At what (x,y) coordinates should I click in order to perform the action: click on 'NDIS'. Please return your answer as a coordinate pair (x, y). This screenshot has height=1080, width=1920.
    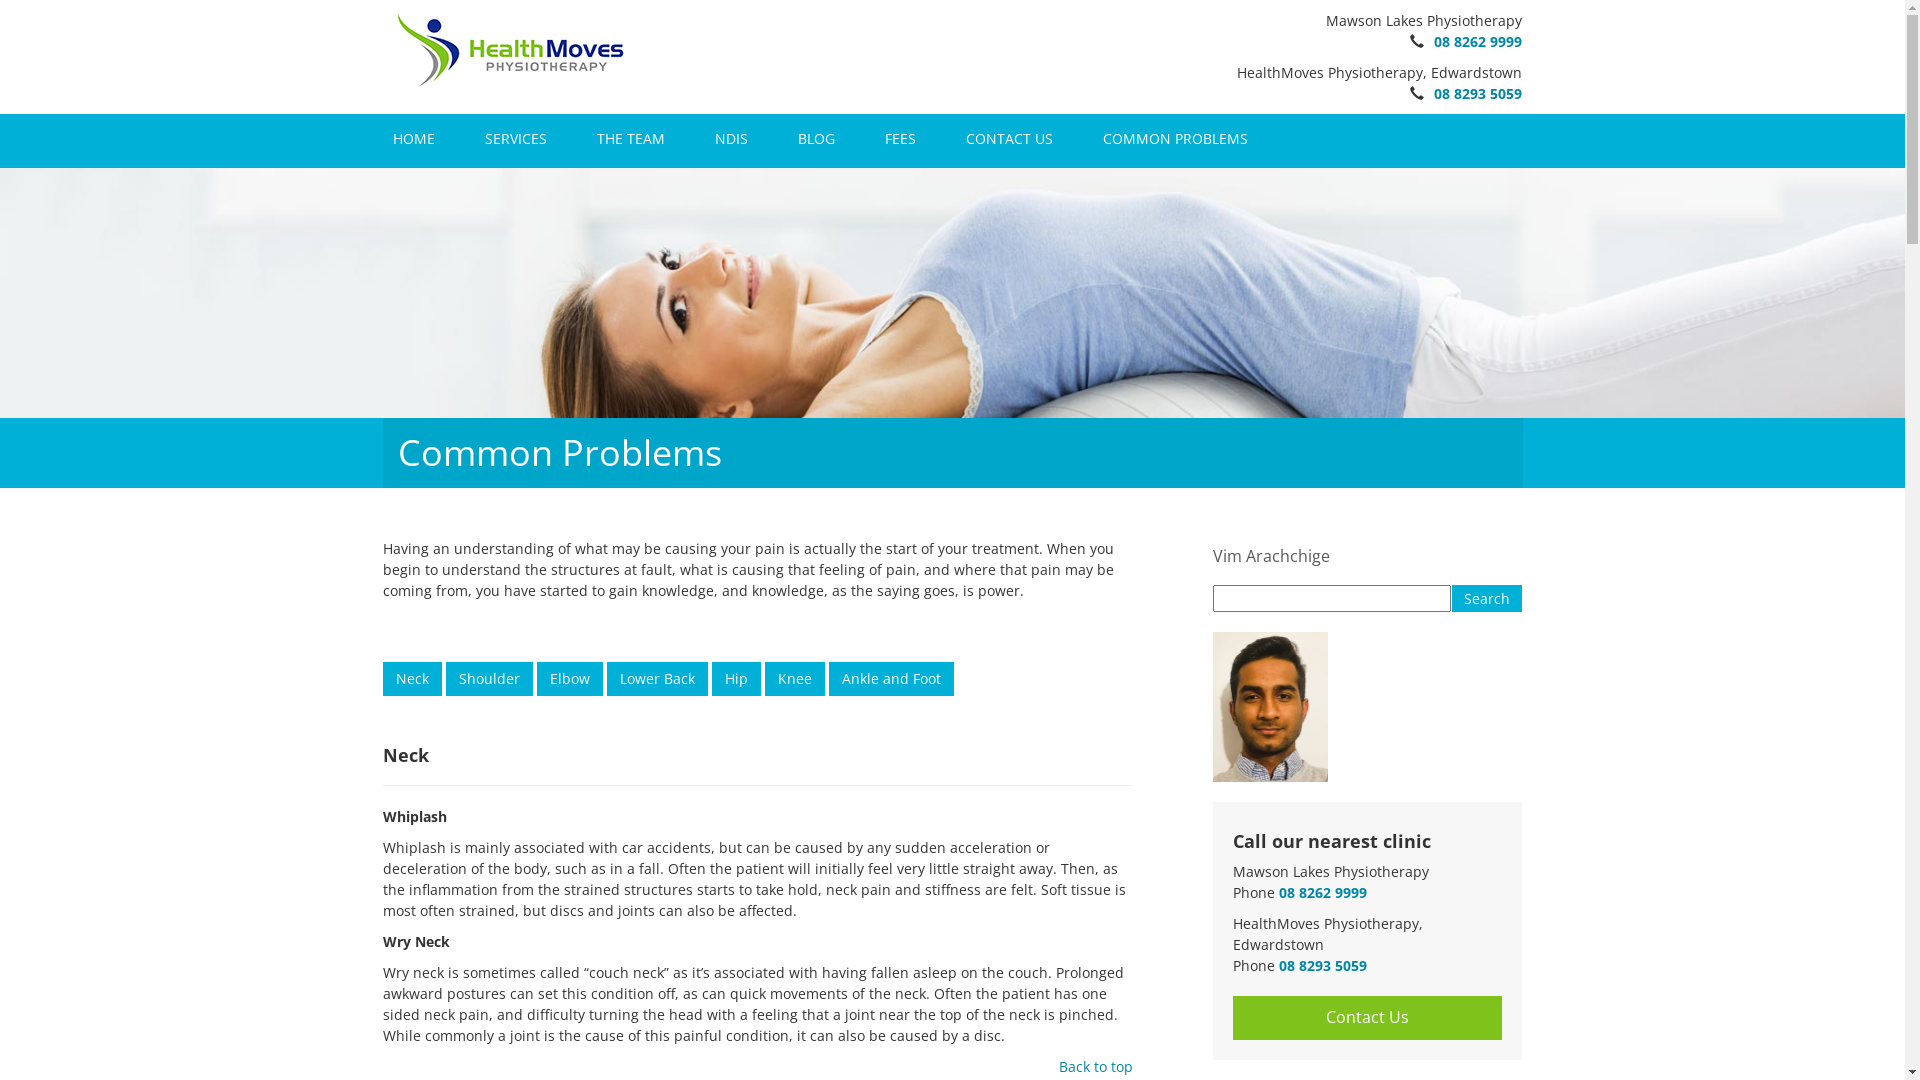
    Looking at the image, I should click on (704, 137).